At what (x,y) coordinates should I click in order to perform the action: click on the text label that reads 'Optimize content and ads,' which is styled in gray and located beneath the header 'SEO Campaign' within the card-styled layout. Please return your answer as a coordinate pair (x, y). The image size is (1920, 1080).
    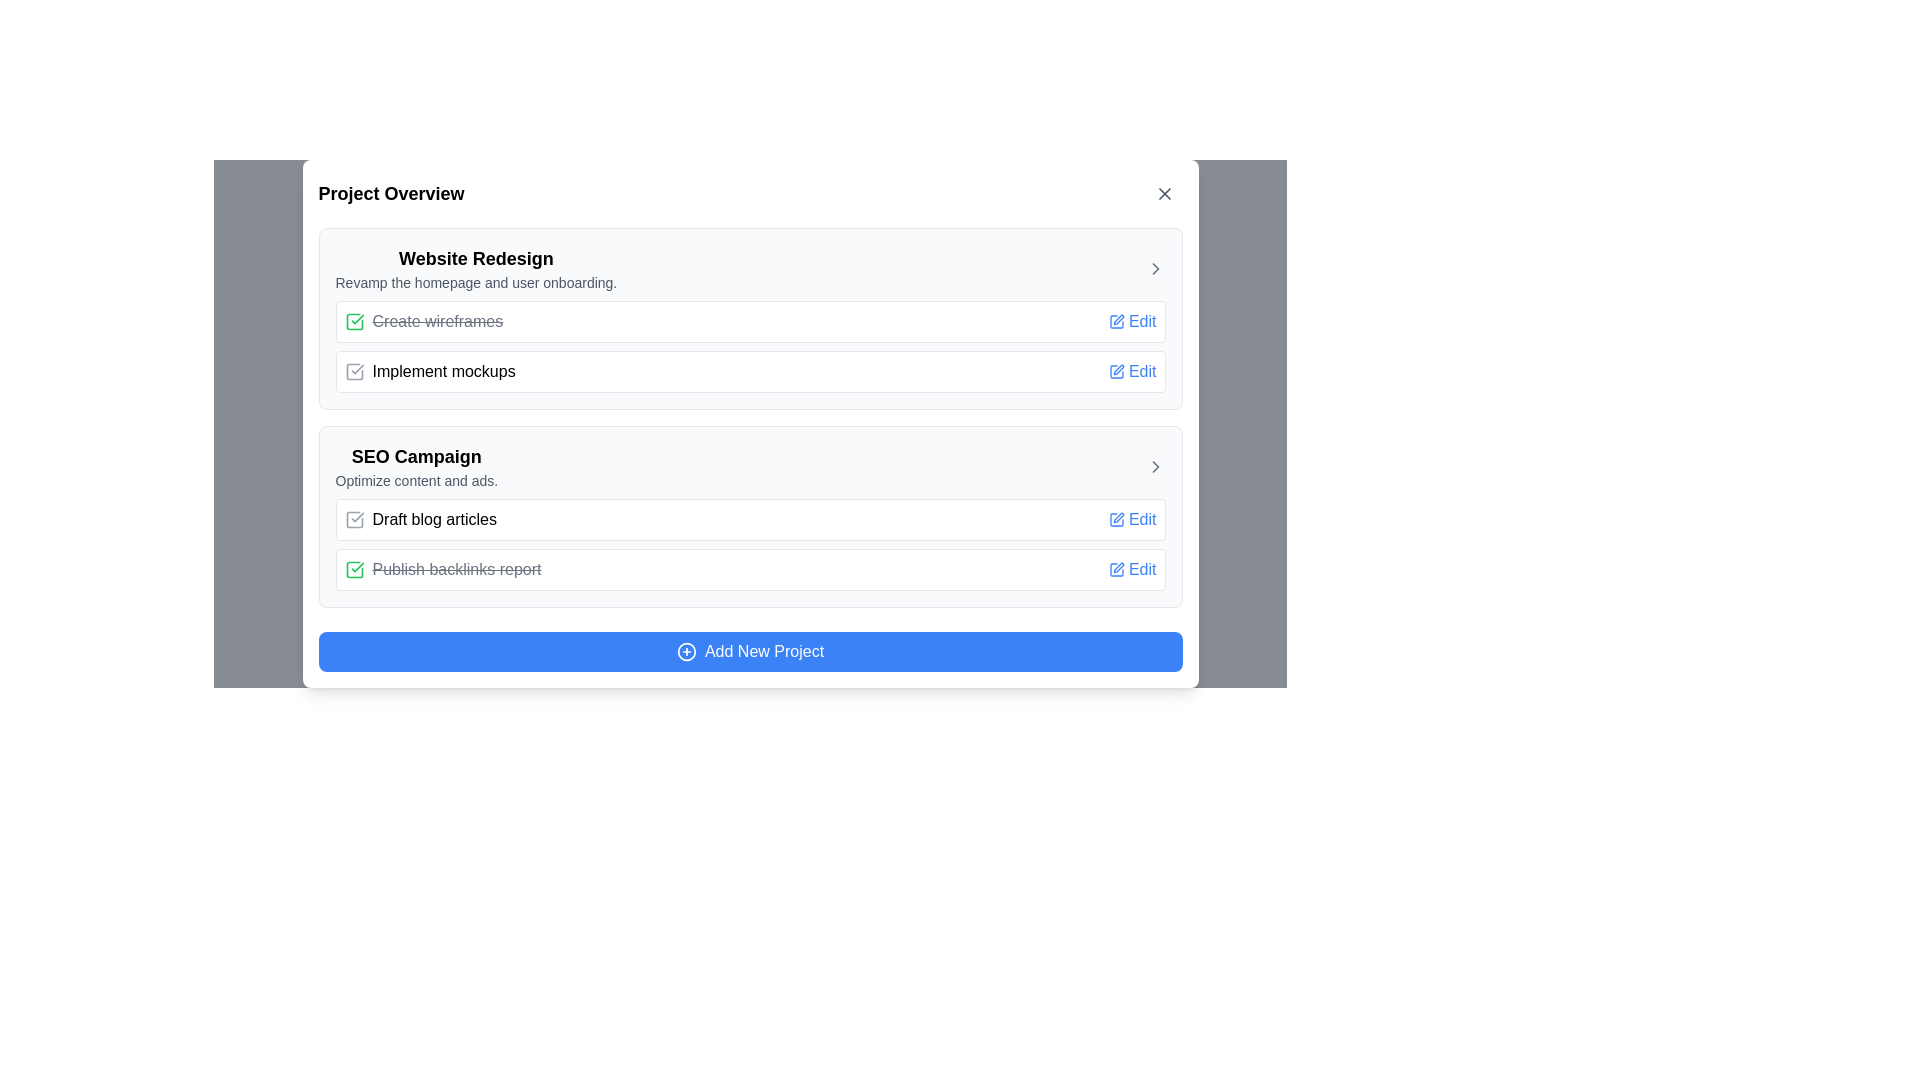
    Looking at the image, I should click on (415, 481).